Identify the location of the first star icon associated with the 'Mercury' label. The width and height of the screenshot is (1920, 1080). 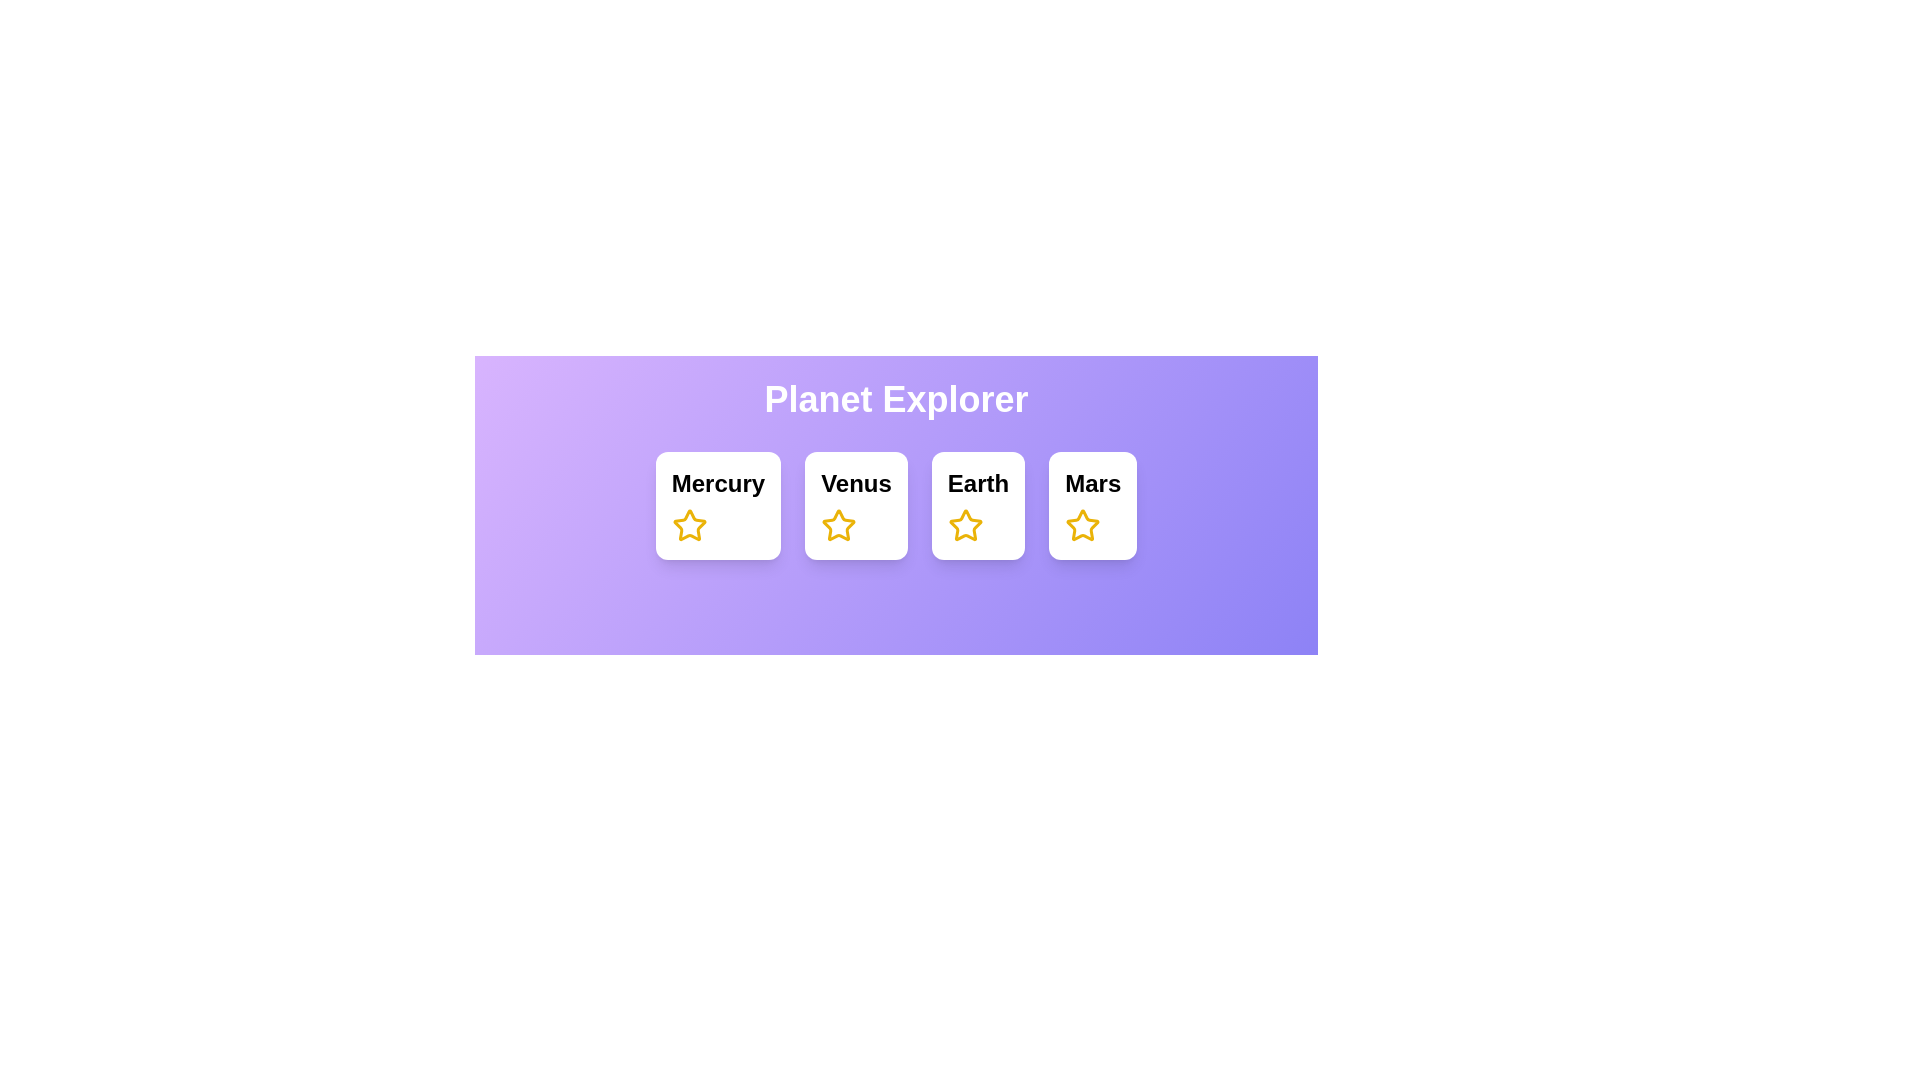
(689, 524).